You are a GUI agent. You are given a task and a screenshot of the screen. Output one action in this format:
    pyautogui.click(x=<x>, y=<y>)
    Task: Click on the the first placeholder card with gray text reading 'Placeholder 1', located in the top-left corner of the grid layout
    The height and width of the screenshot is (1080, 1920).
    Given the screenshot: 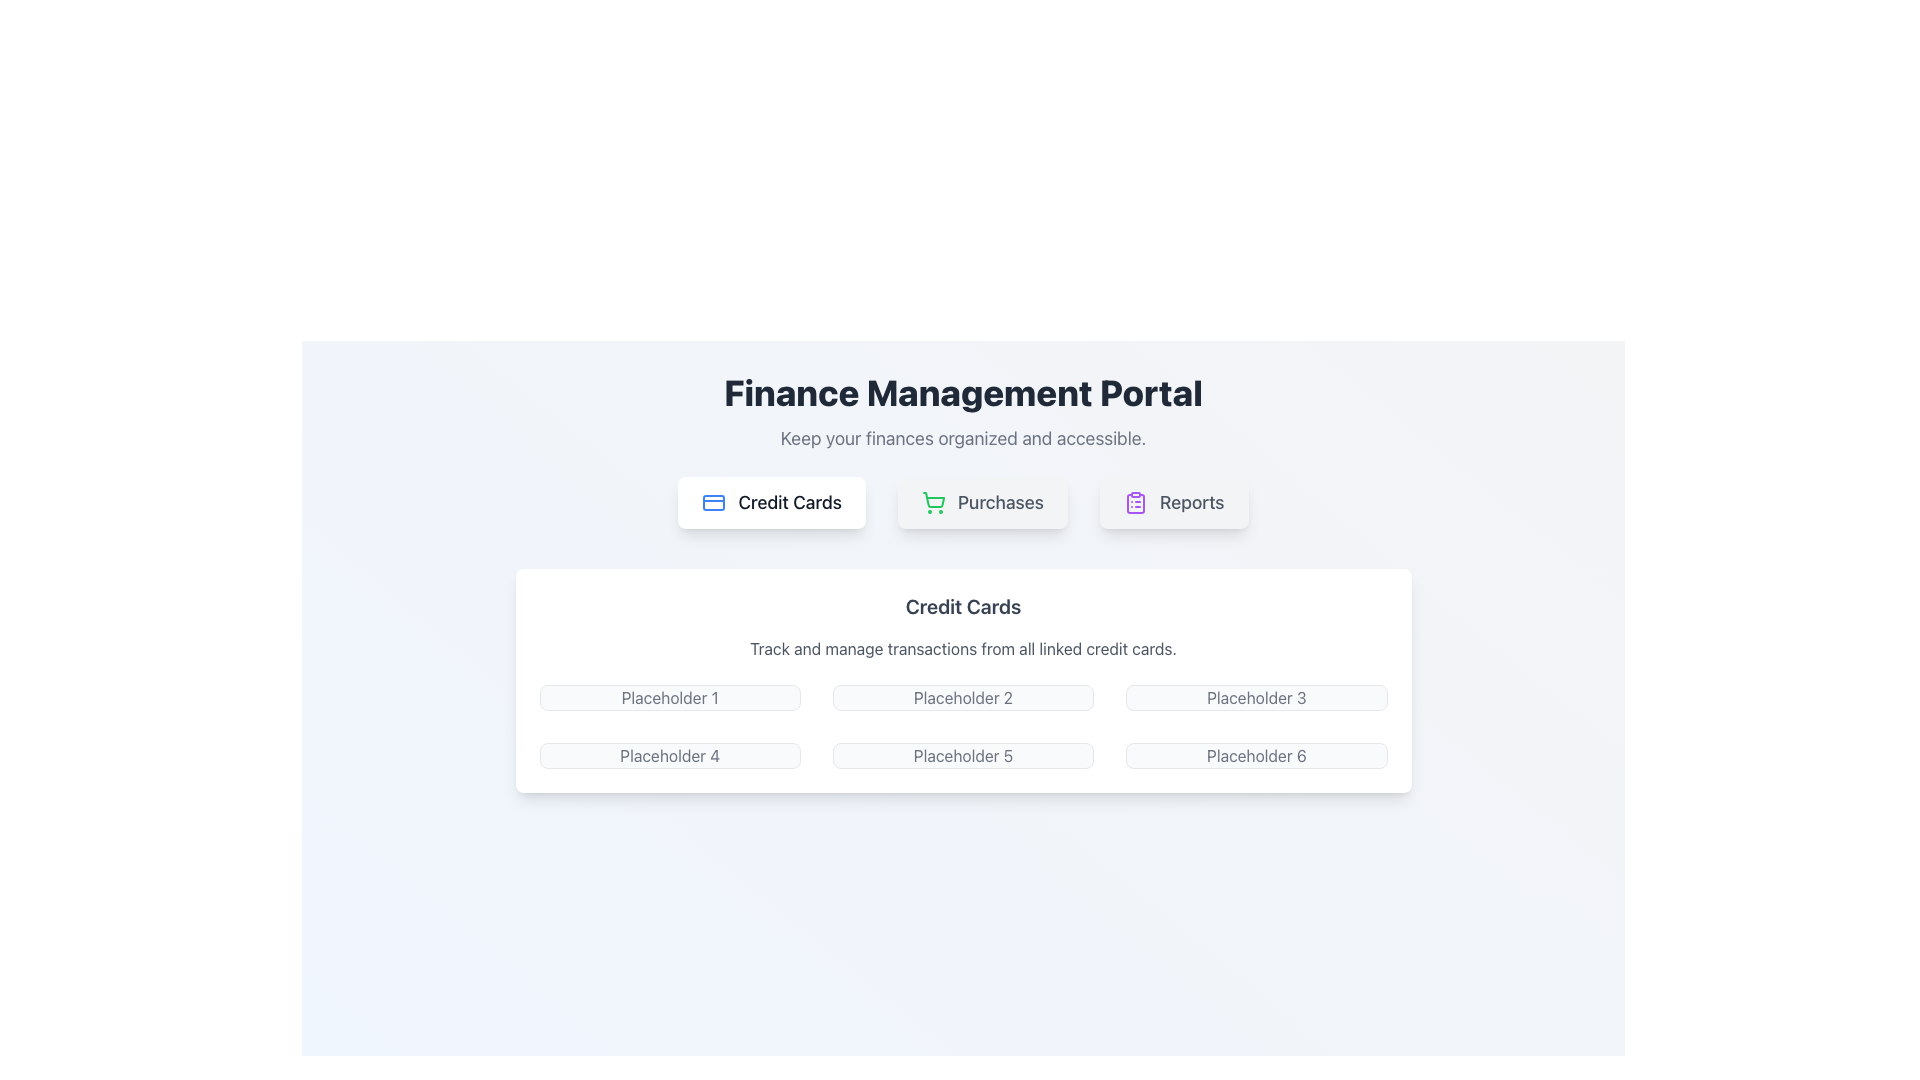 What is the action you would take?
    pyautogui.click(x=670, y=697)
    